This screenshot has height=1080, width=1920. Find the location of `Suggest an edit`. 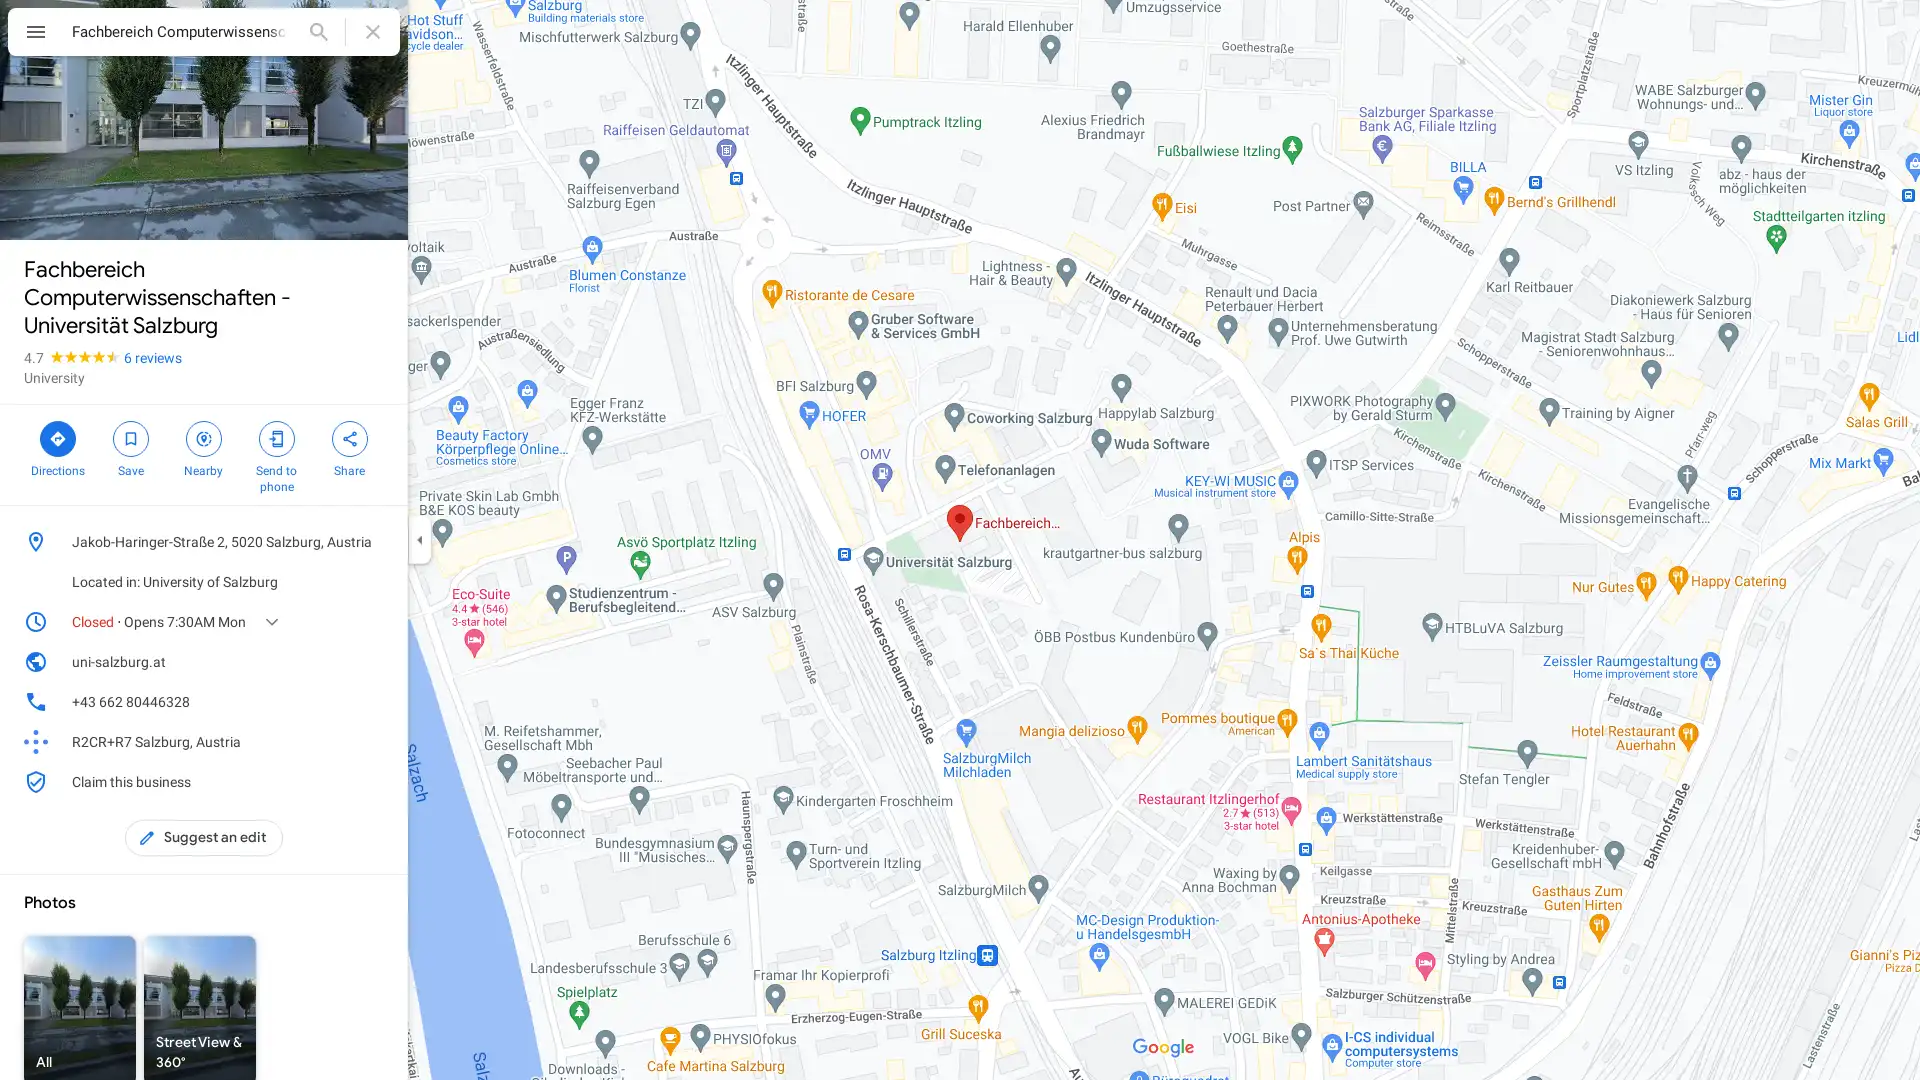

Suggest an edit is located at coordinates (204, 837).